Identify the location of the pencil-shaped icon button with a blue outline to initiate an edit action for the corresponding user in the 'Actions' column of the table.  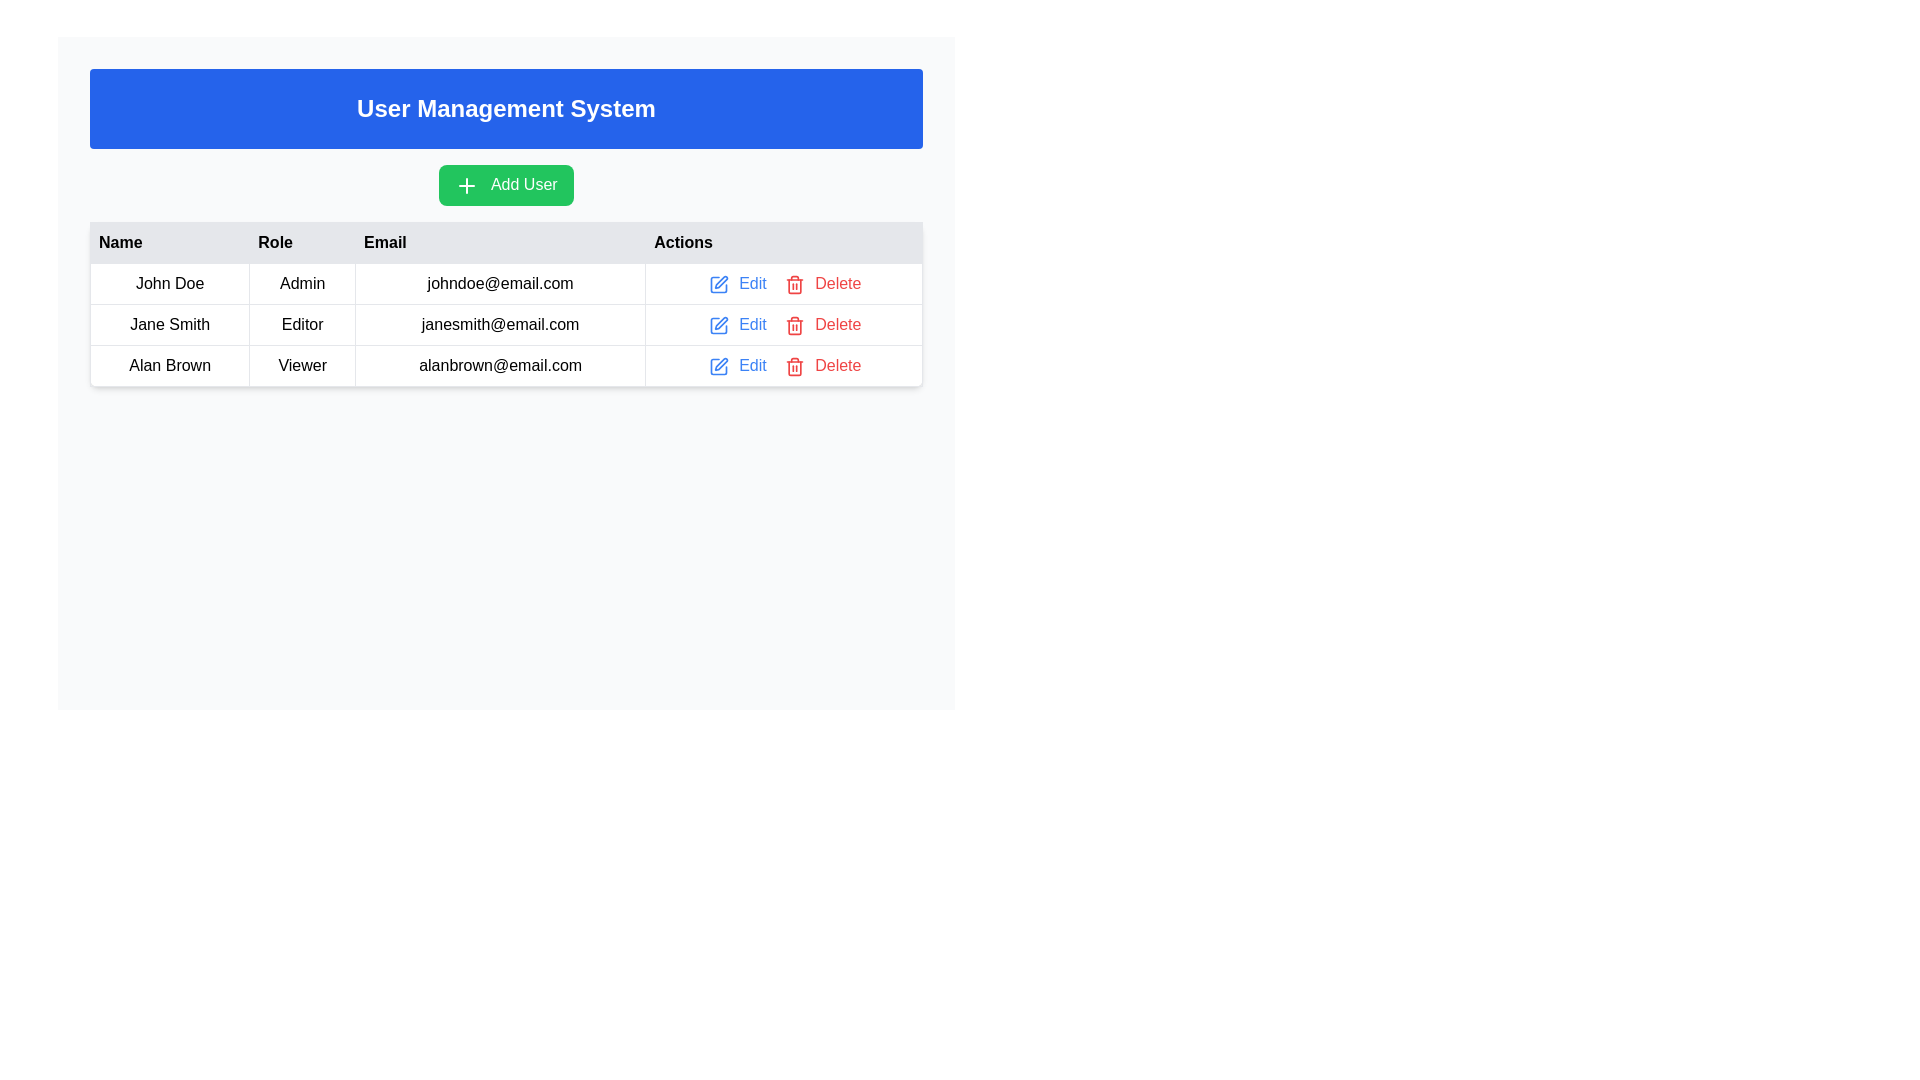
(718, 284).